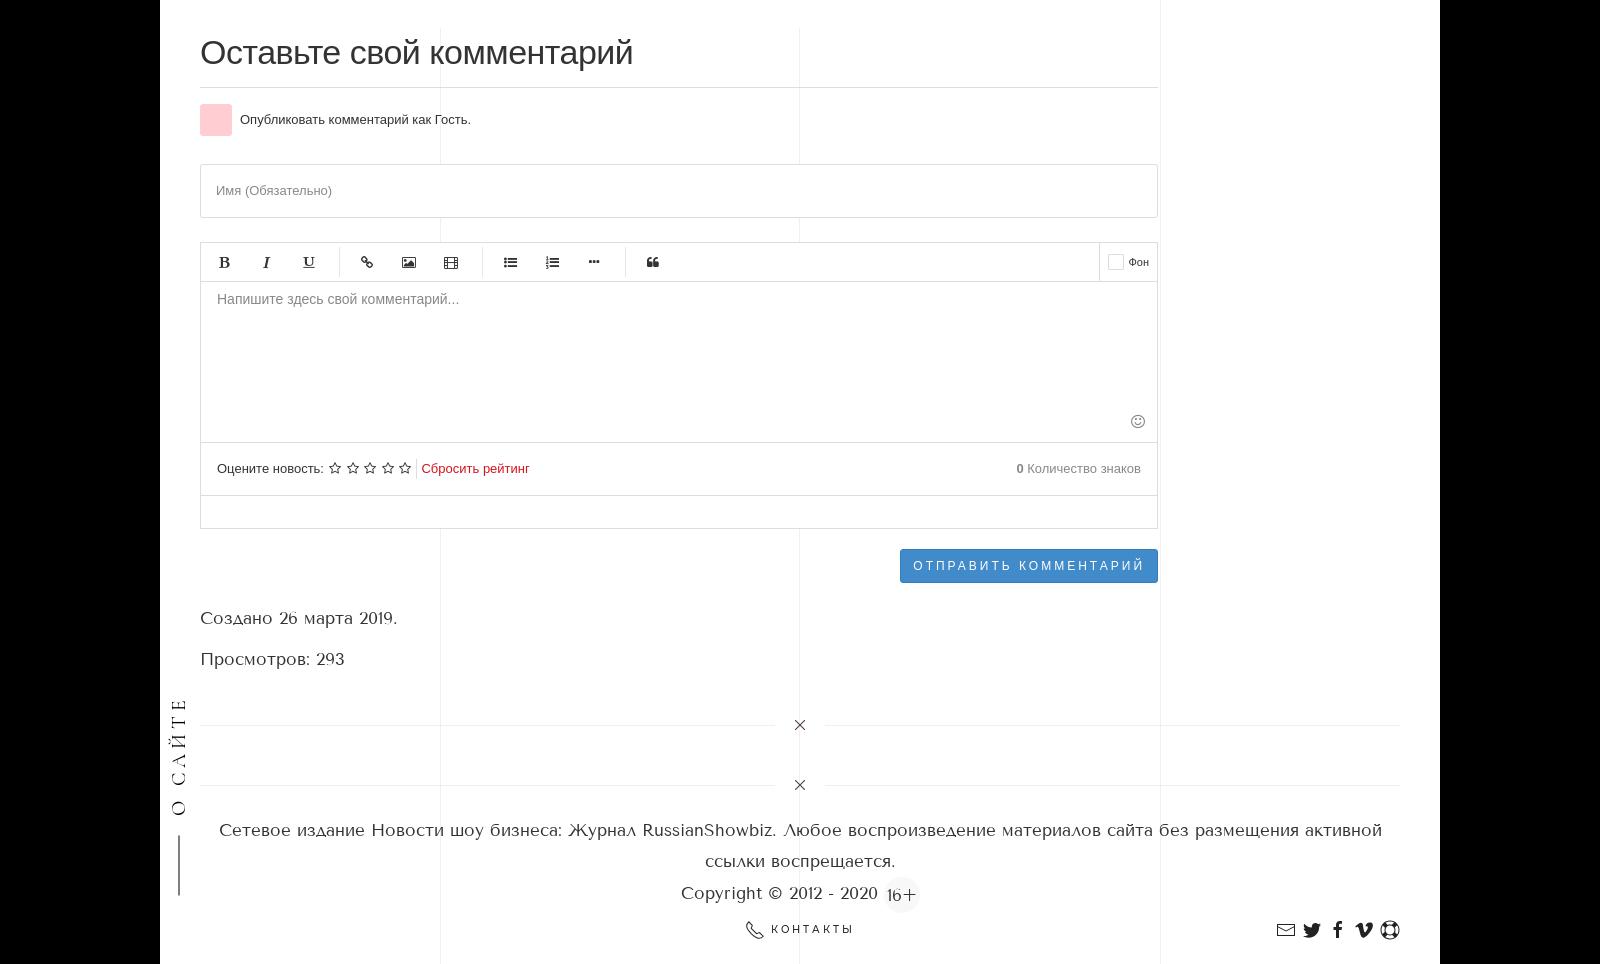  What do you see at coordinates (392, 618) in the screenshot?
I see `'.'` at bounding box center [392, 618].